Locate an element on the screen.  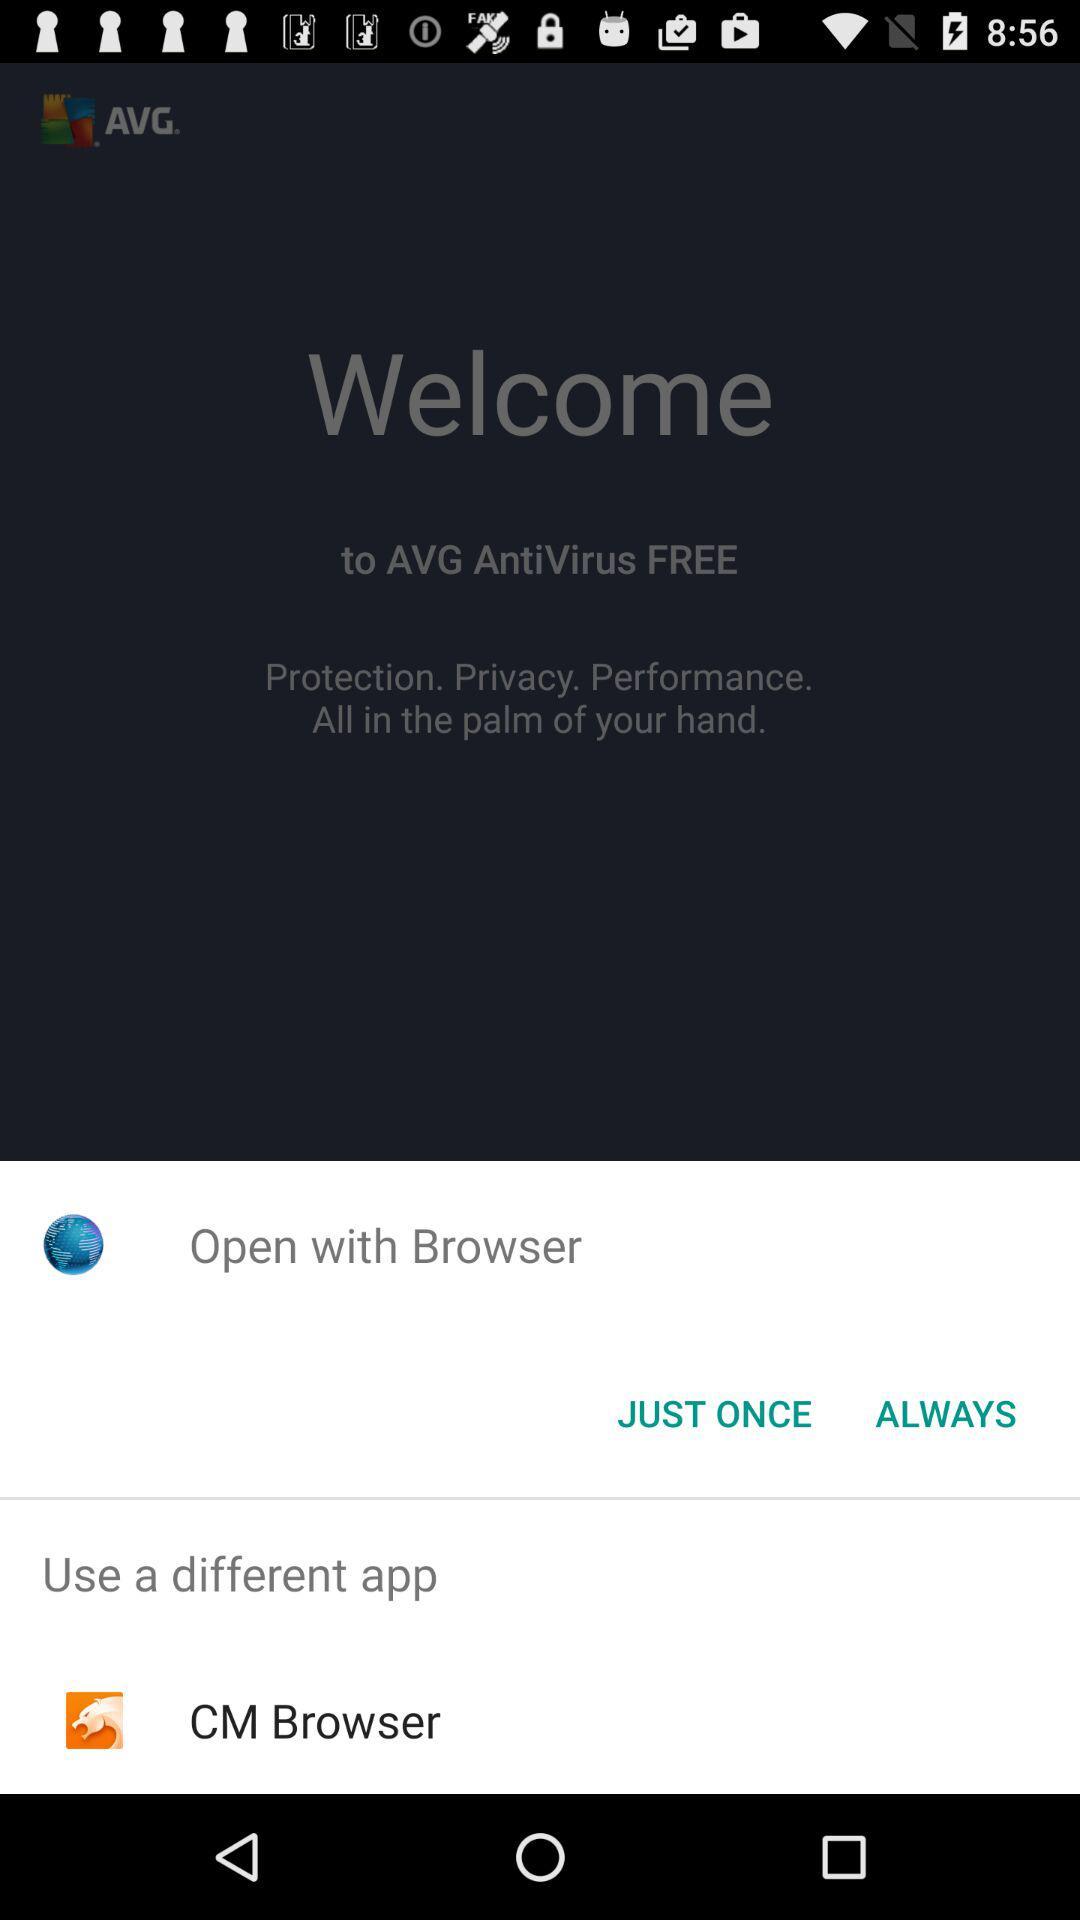
item at the bottom right corner is located at coordinates (945, 1411).